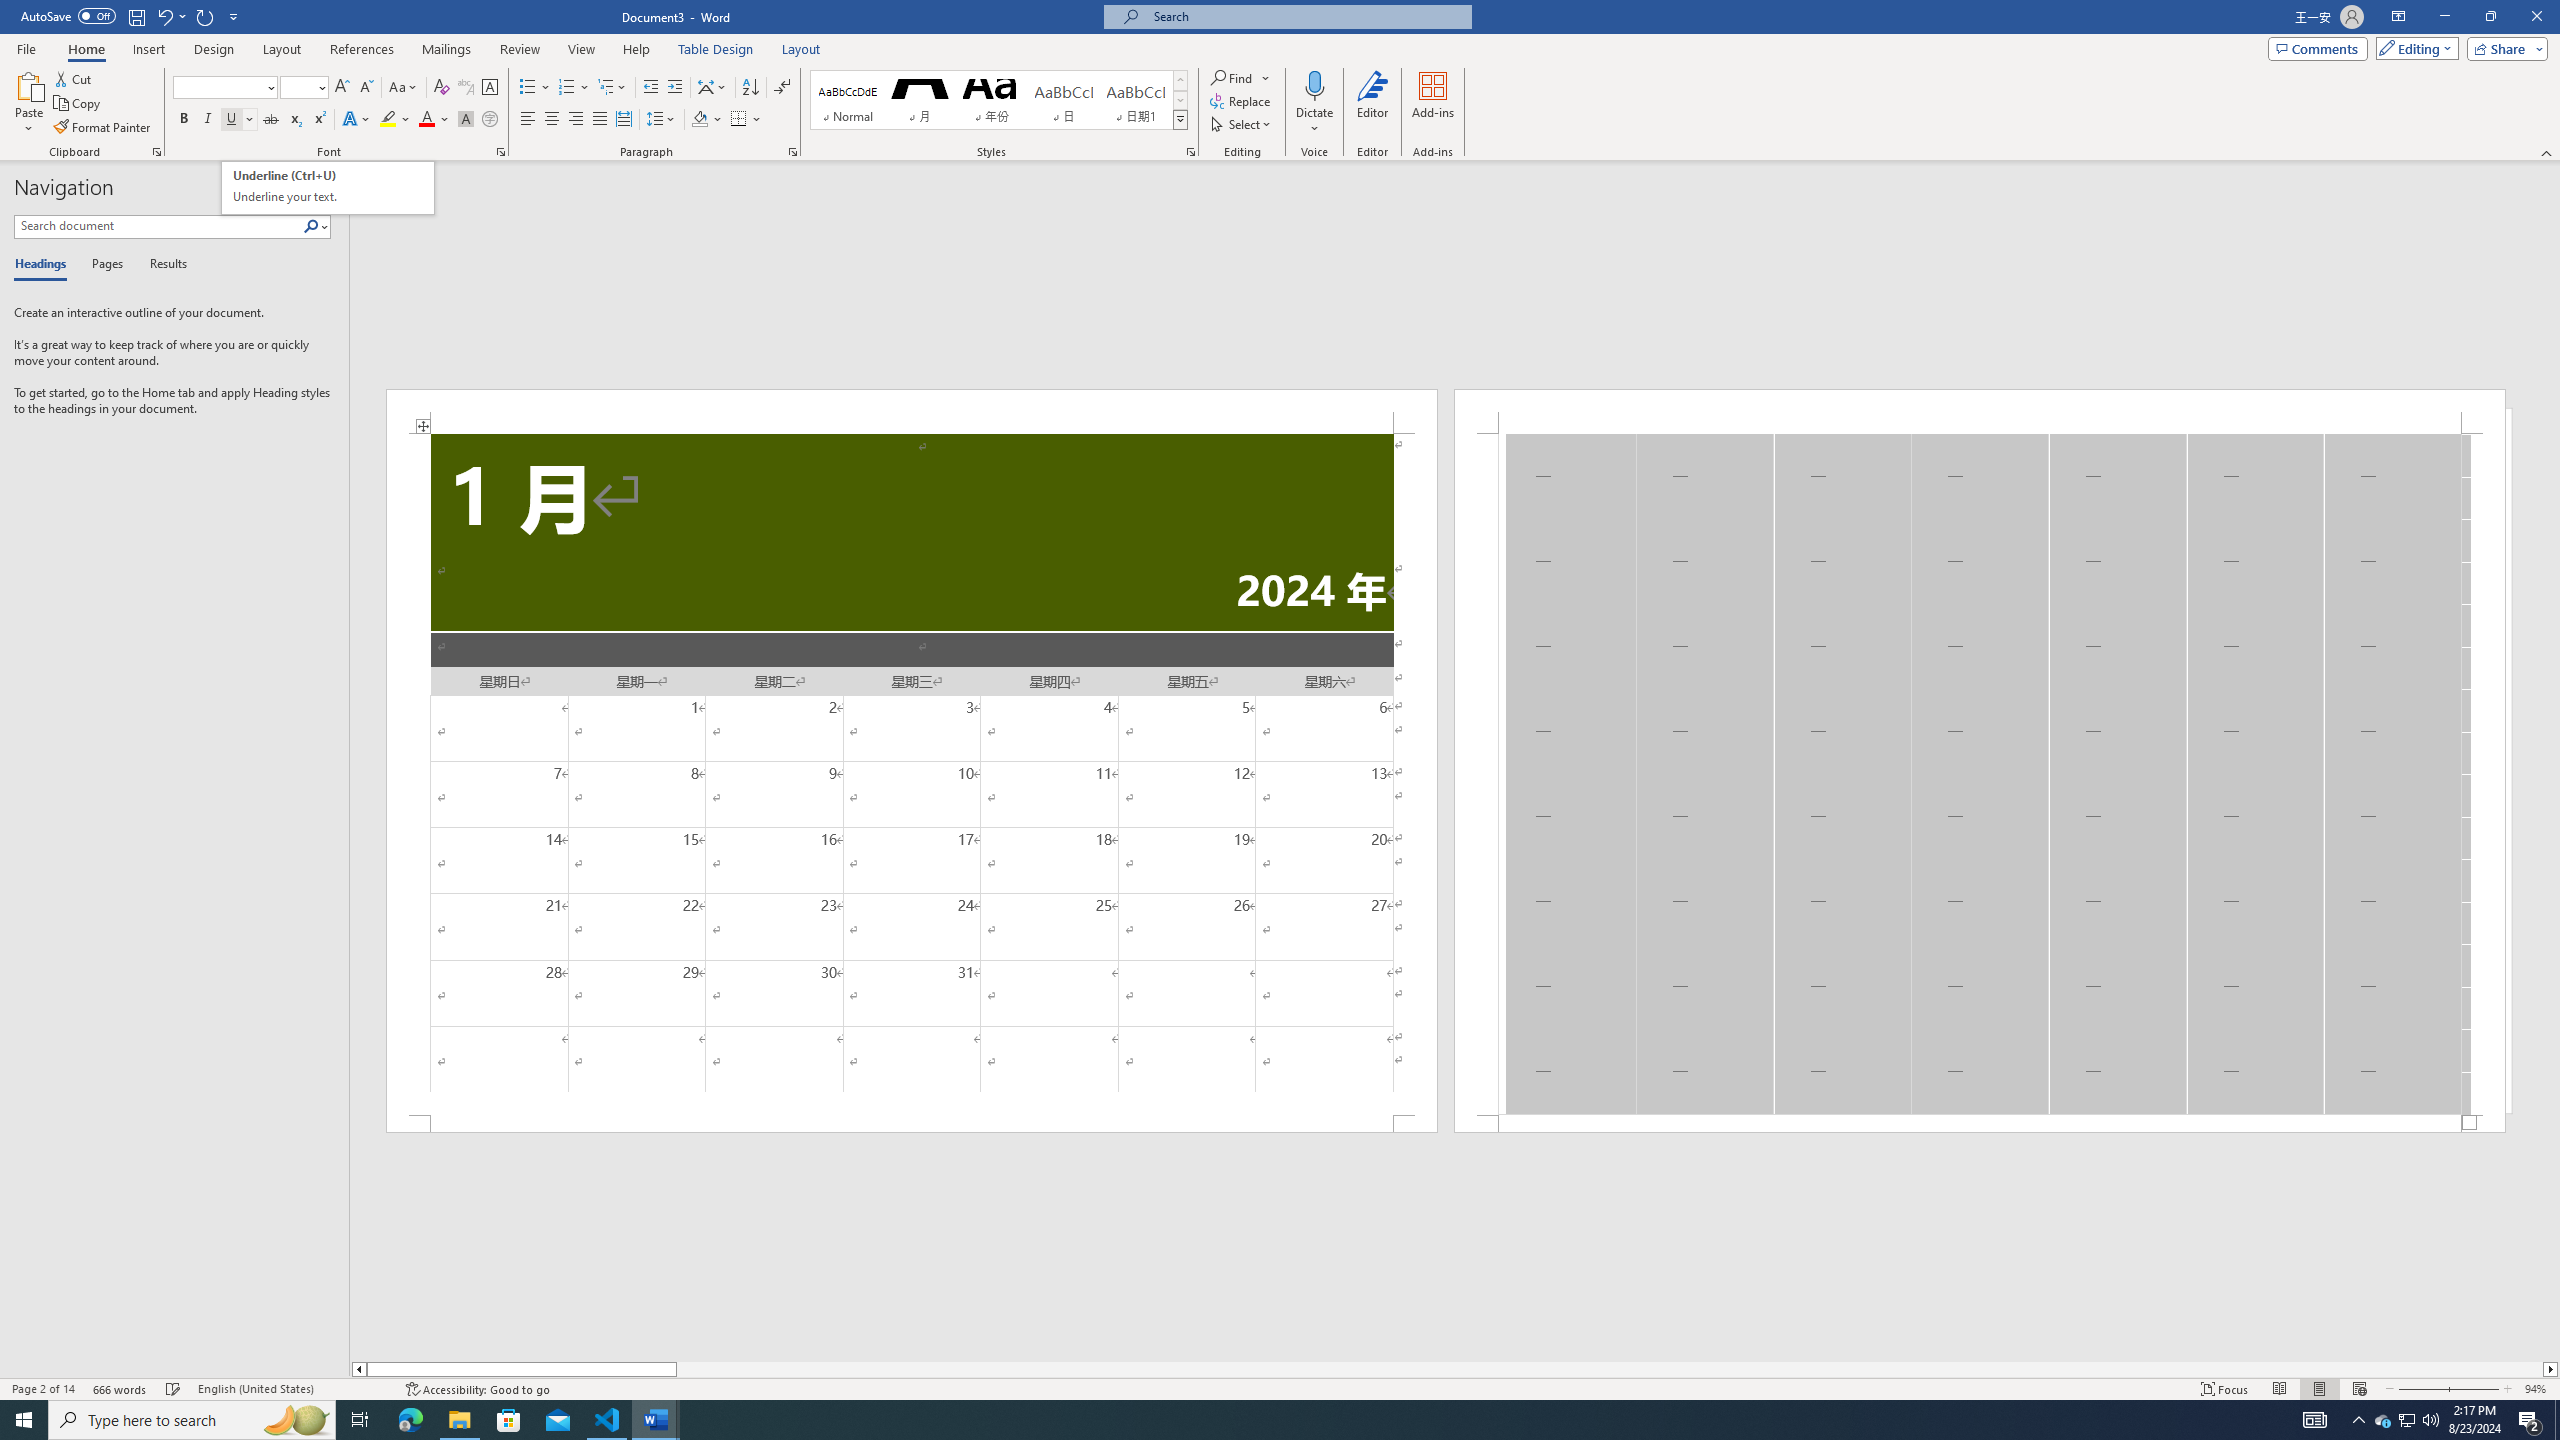  Describe the element at coordinates (464, 118) in the screenshot. I see `'Character Shading'` at that location.